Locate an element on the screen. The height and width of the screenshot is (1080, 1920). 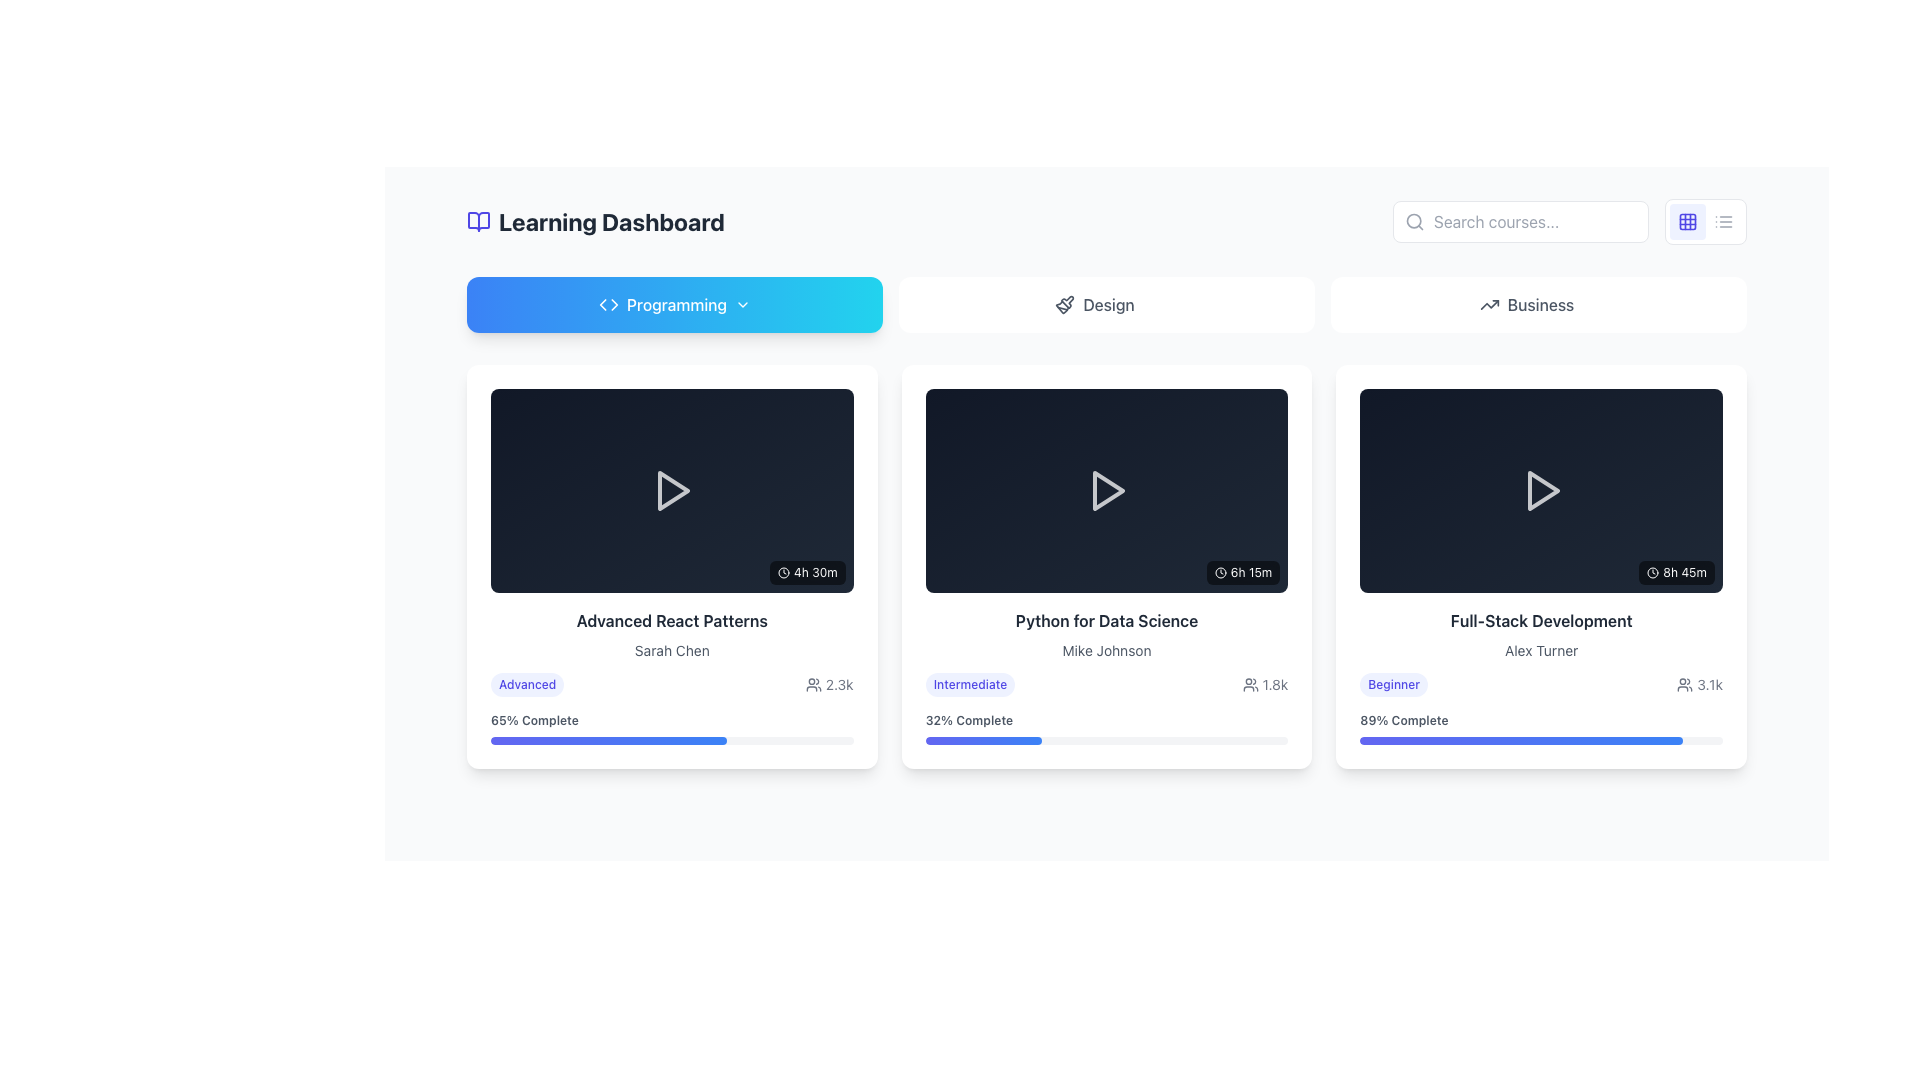
the progress indicator bar styled with a gradient transitioning from indigo to blue, located within the 'Python for Data Science' course card, below the '32% Complete' text label is located at coordinates (983, 740).